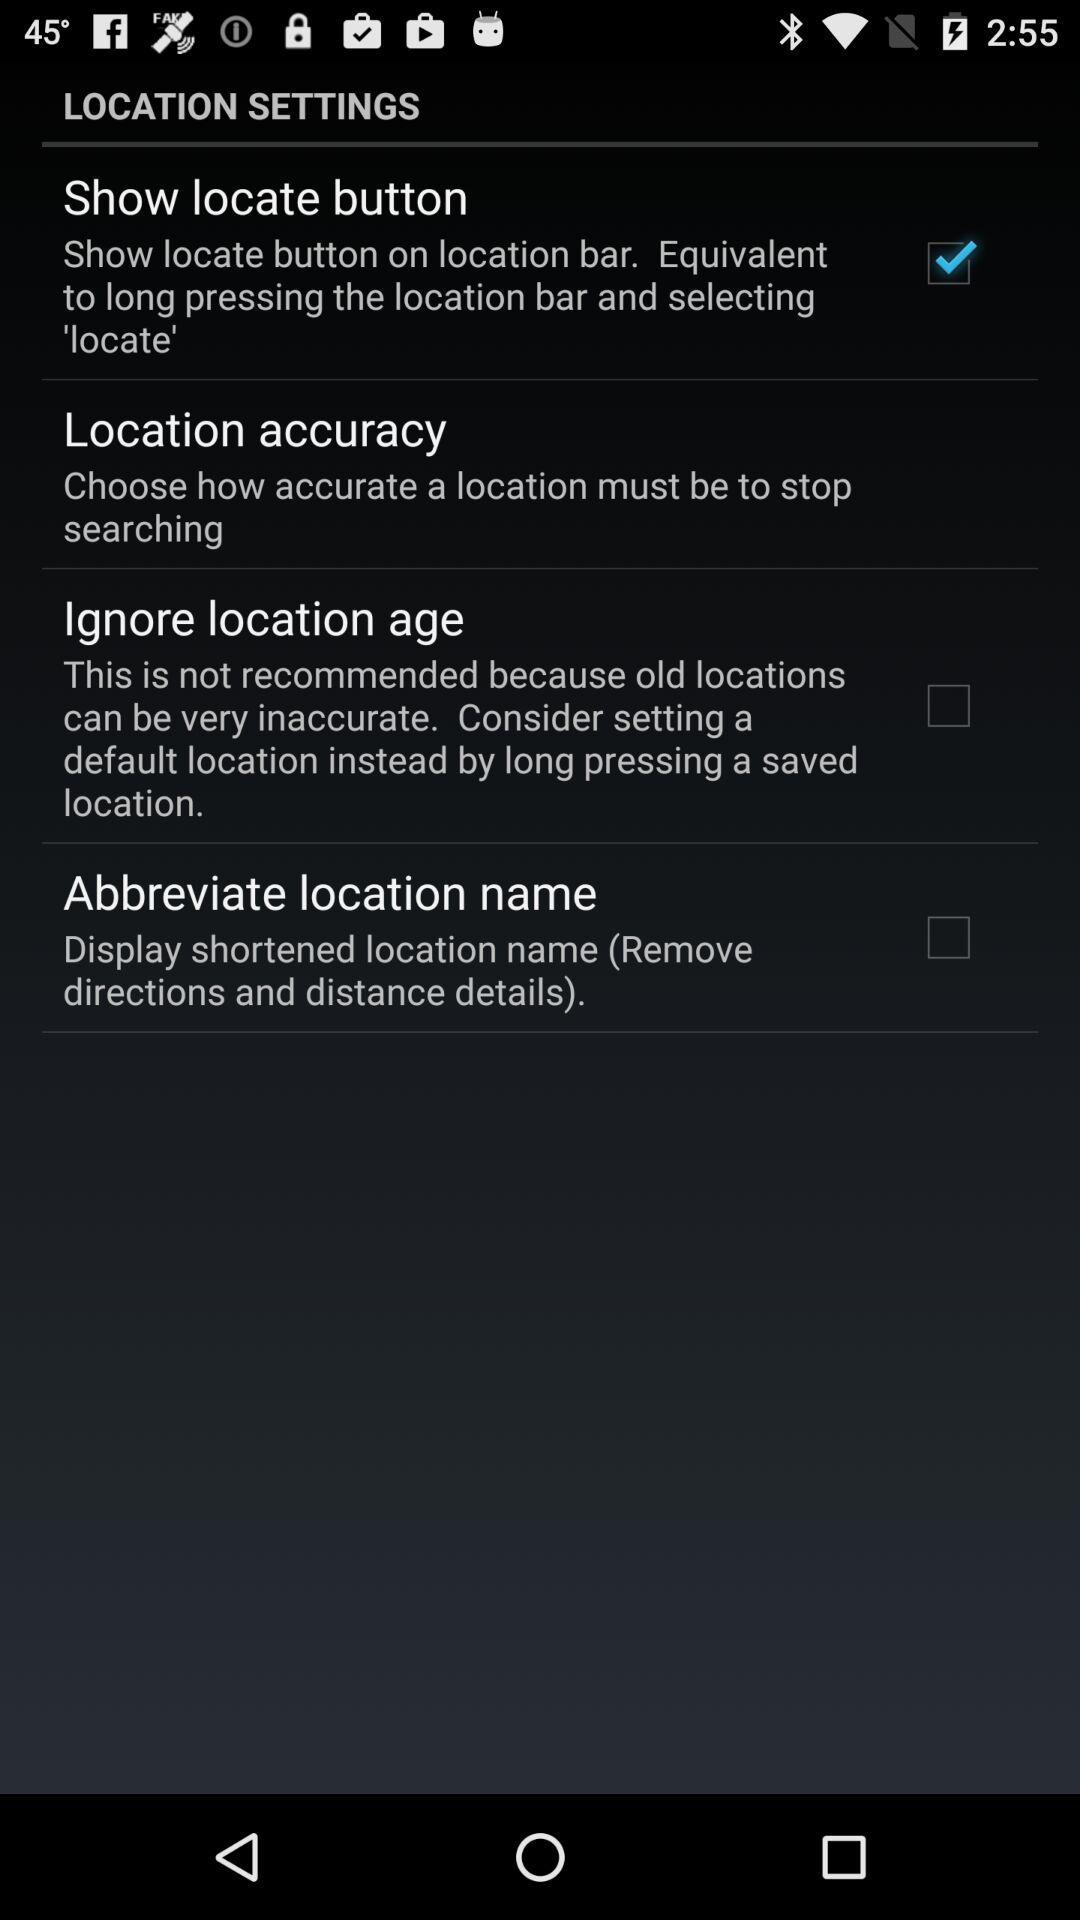 This screenshot has height=1920, width=1080. Describe the element at coordinates (253, 426) in the screenshot. I see `the location accuracy icon` at that location.